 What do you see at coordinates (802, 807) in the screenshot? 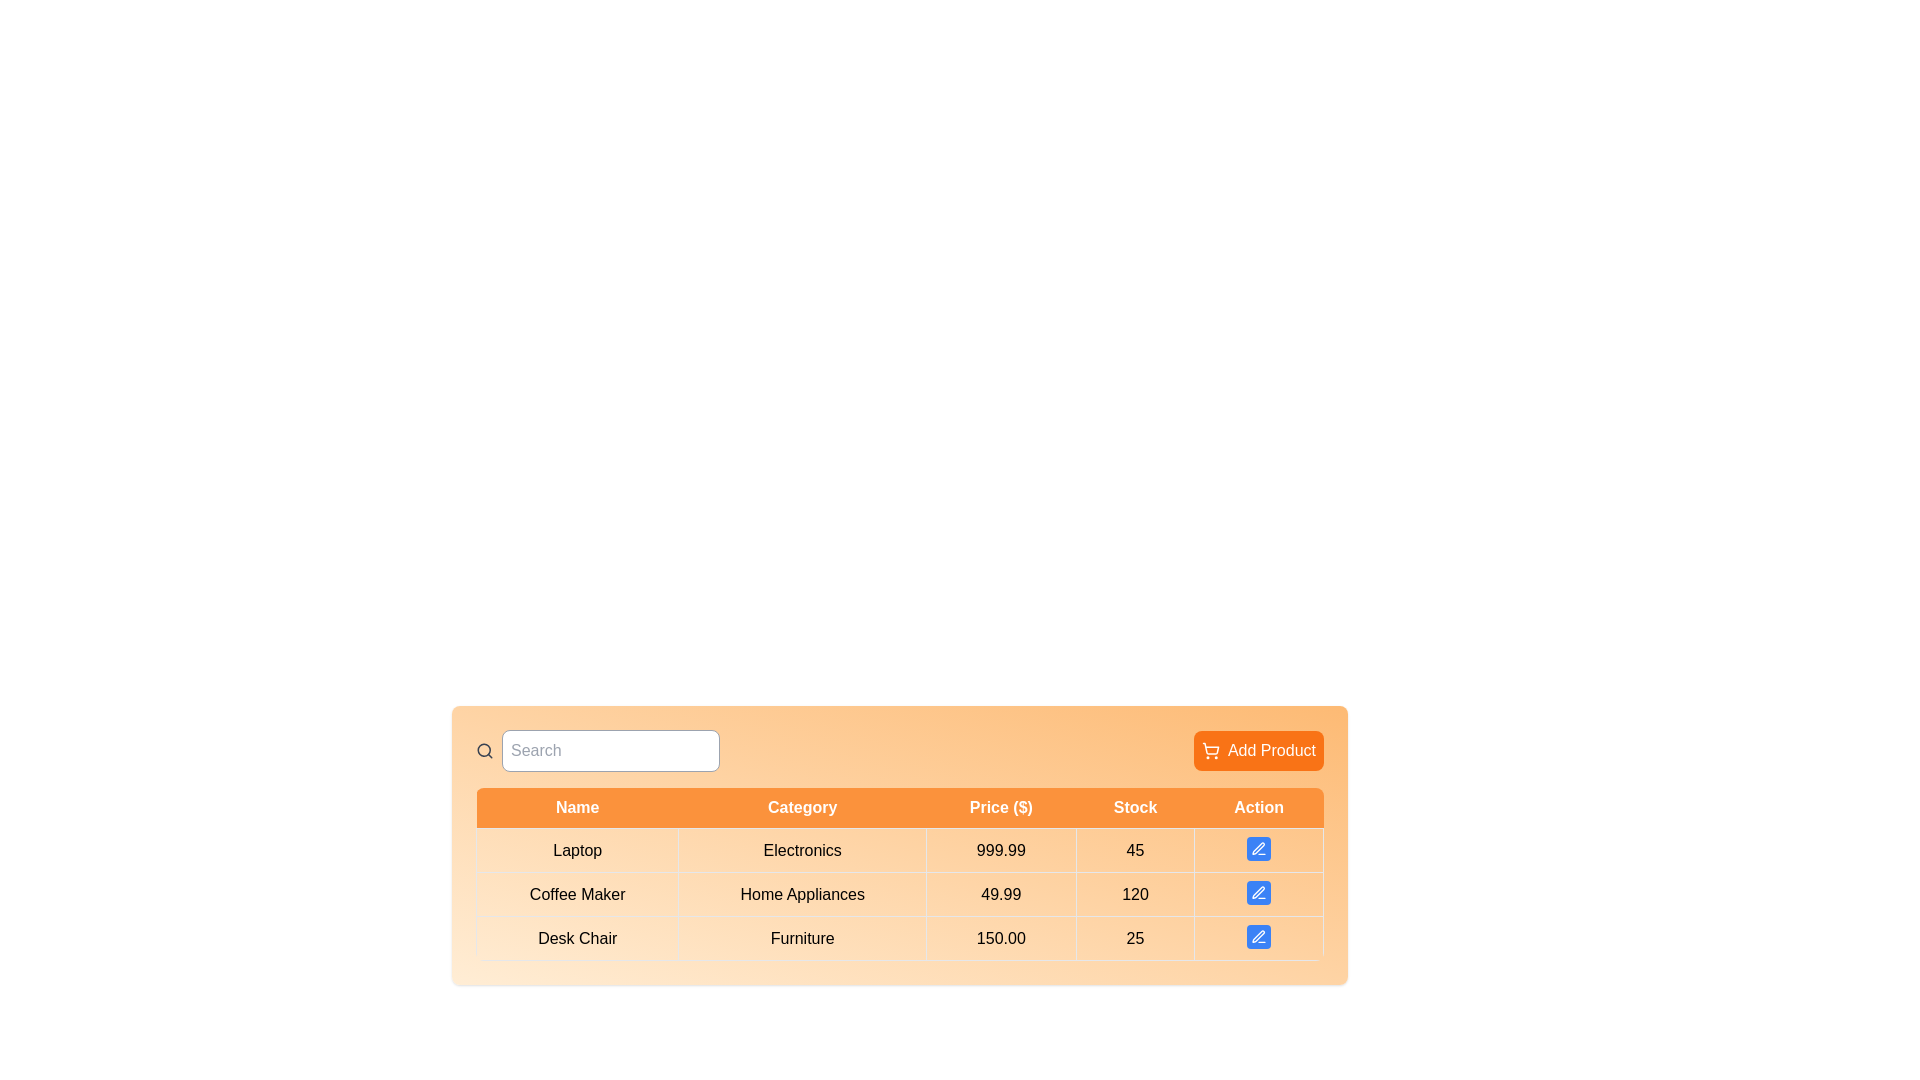
I see `the 'Category' header cell in the table to sort data by this column` at bounding box center [802, 807].